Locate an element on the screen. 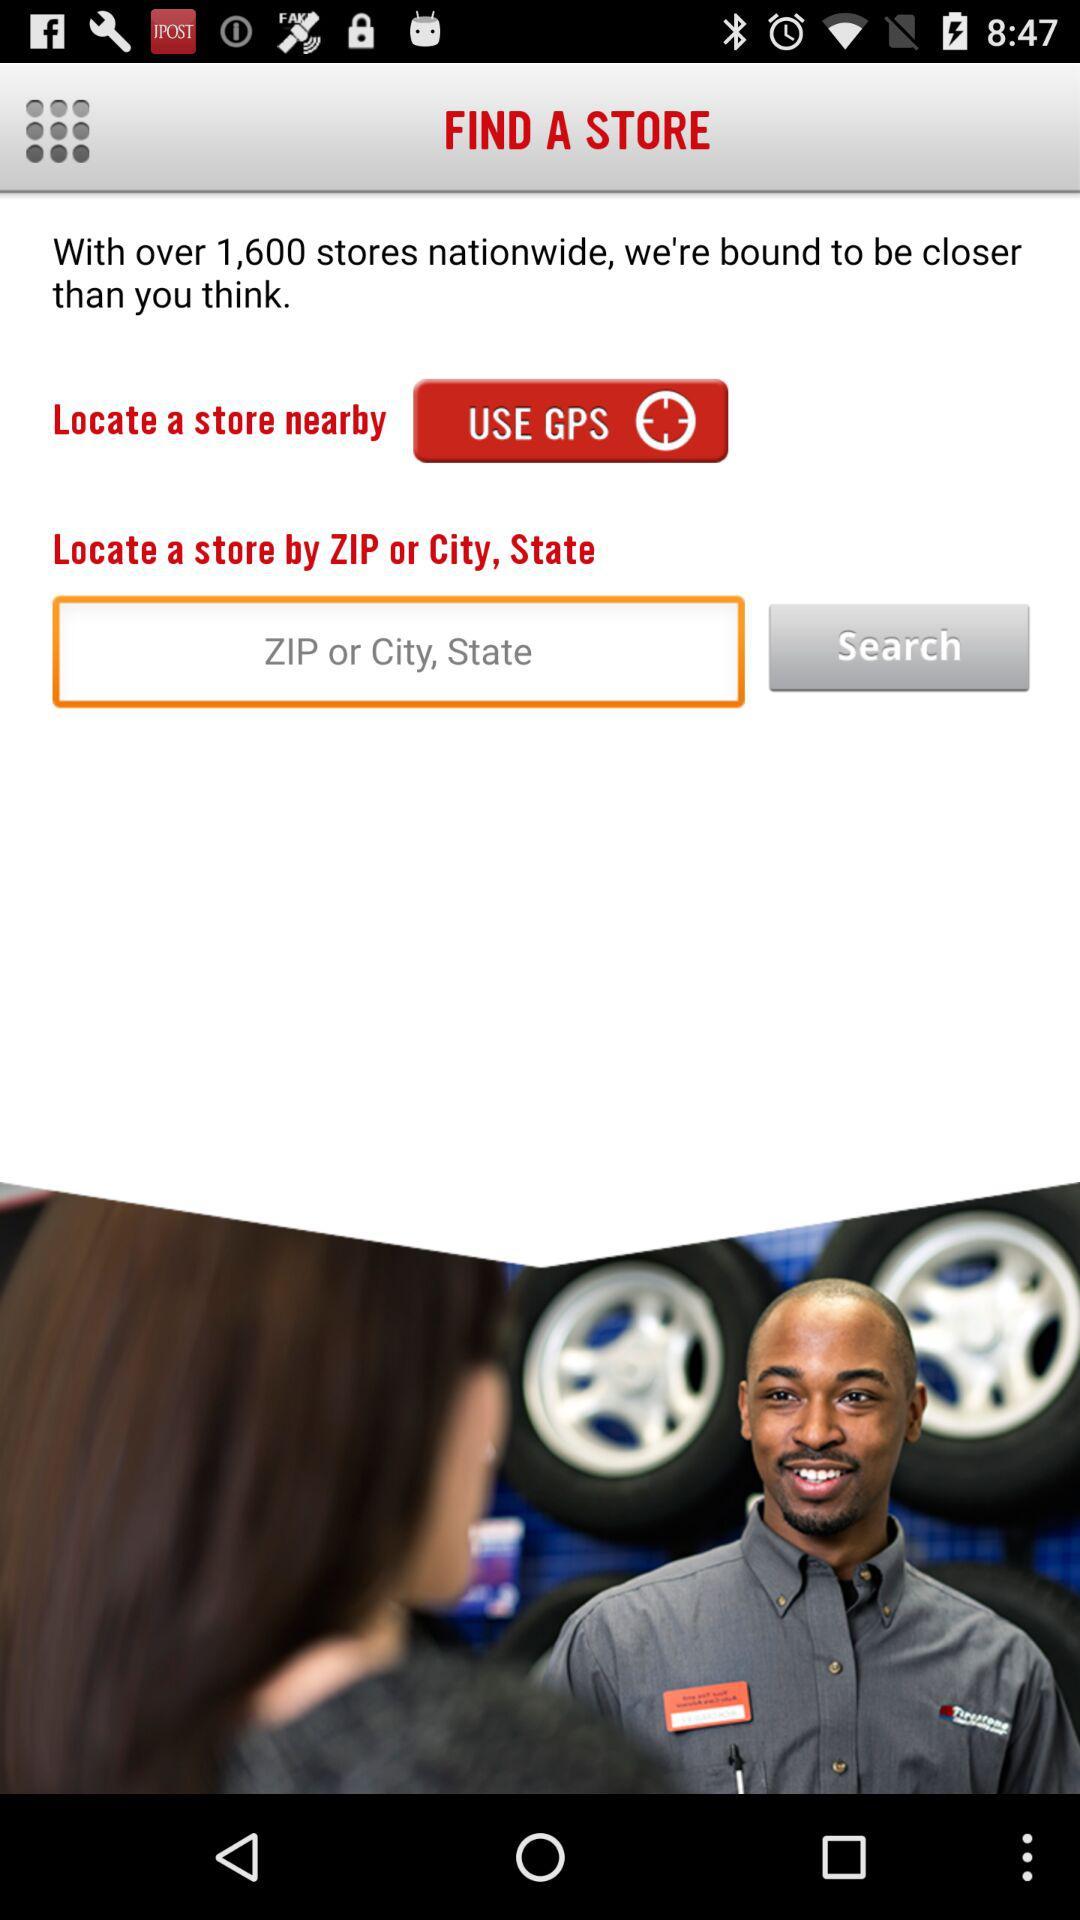  app above the locate a store icon is located at coordinates (570, 419).